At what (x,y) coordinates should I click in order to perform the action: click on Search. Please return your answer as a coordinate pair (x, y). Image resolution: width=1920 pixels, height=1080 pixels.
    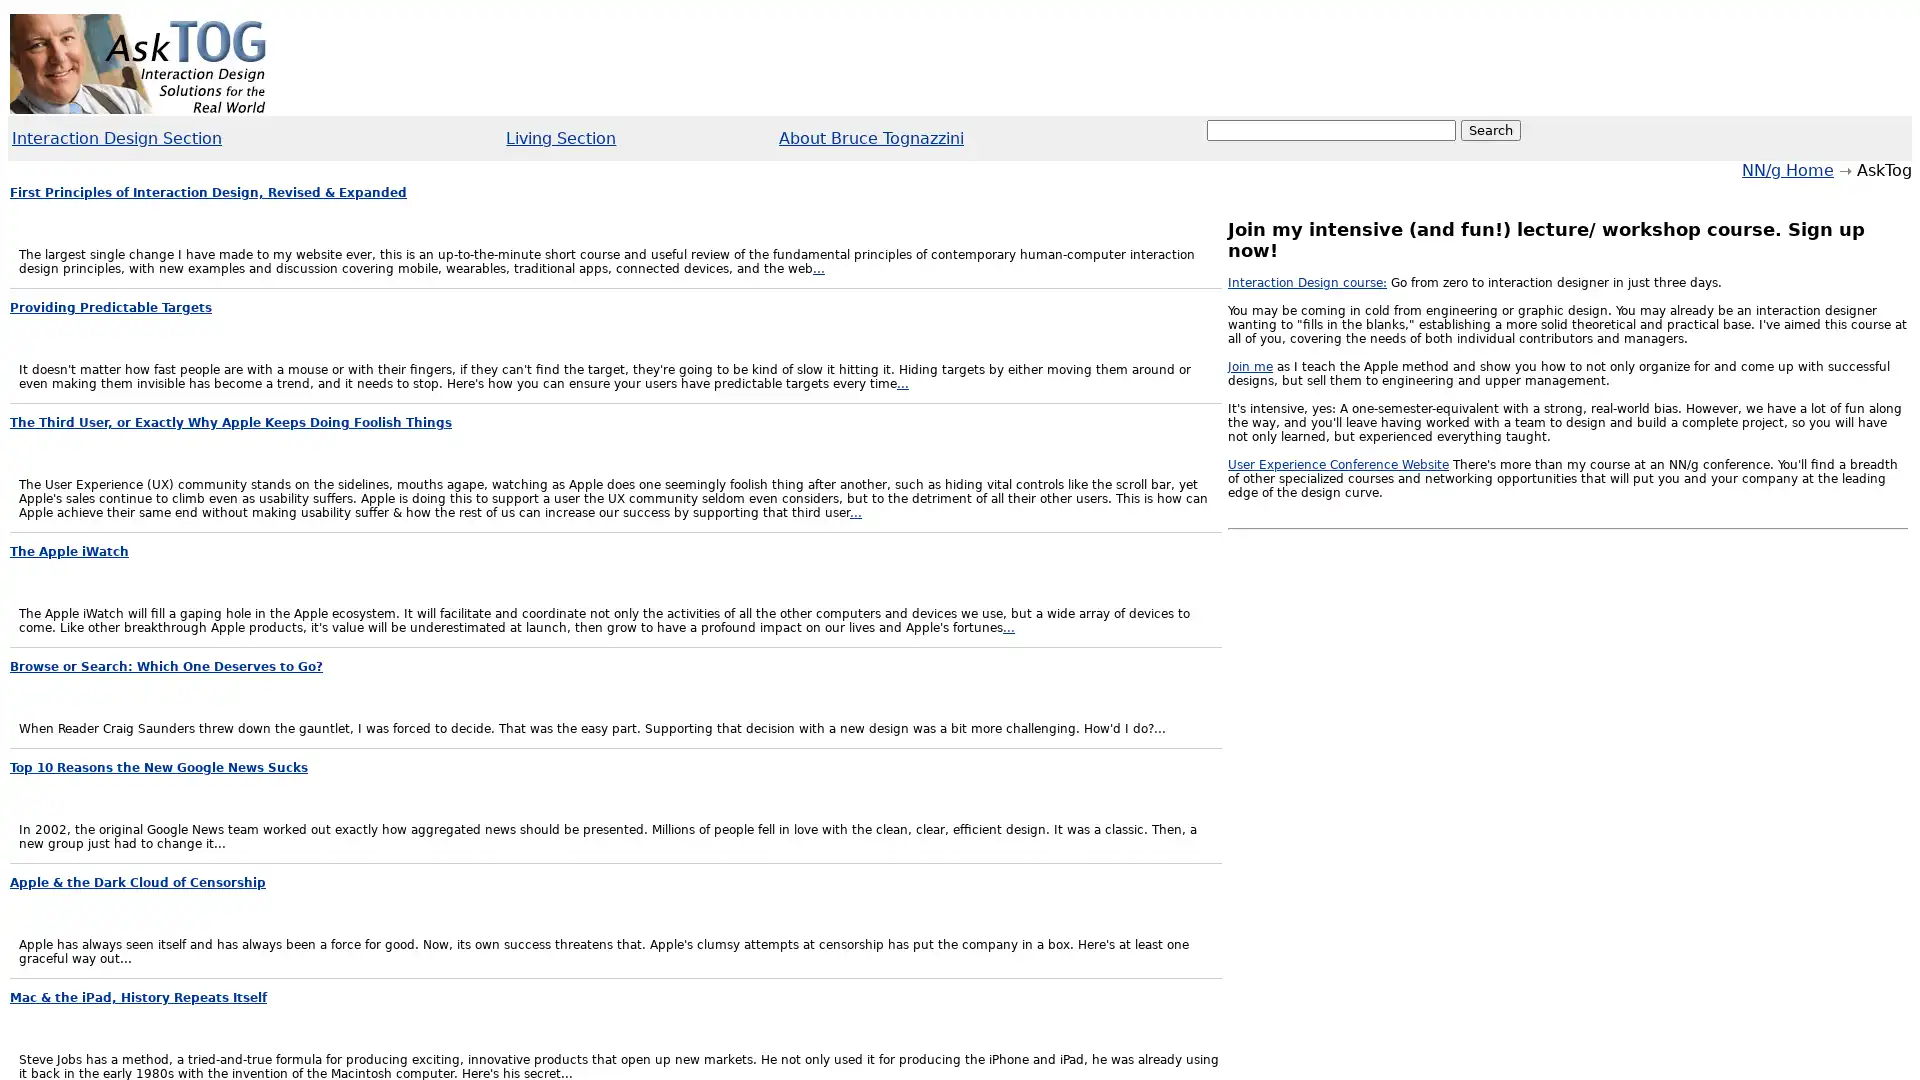
    Looking at the image, I should click on (1489, 130).